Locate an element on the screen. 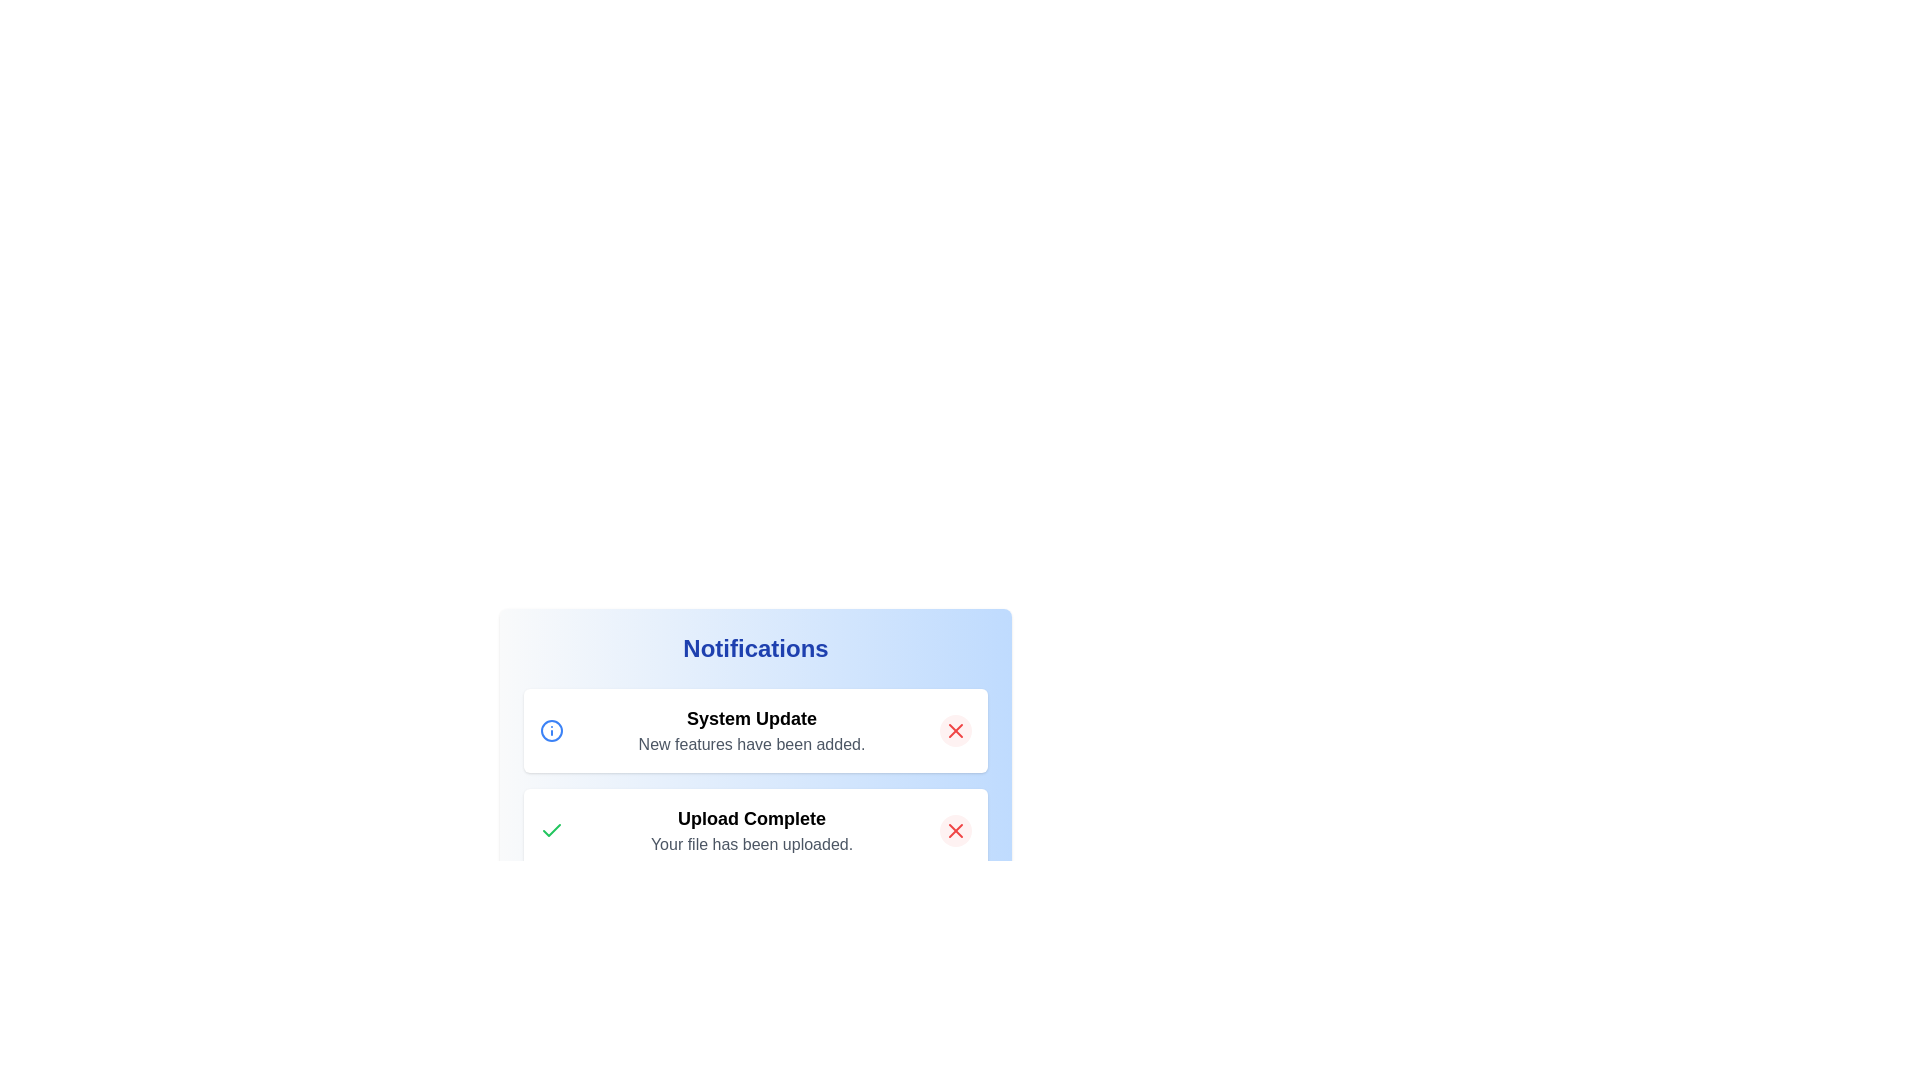 The width and height of the screenshot is (1920, 1080). the green tick icon located at the top-left of the 'Upload Complete' notification panel, which indicates a successful operation is located at coordinates (552, 830).